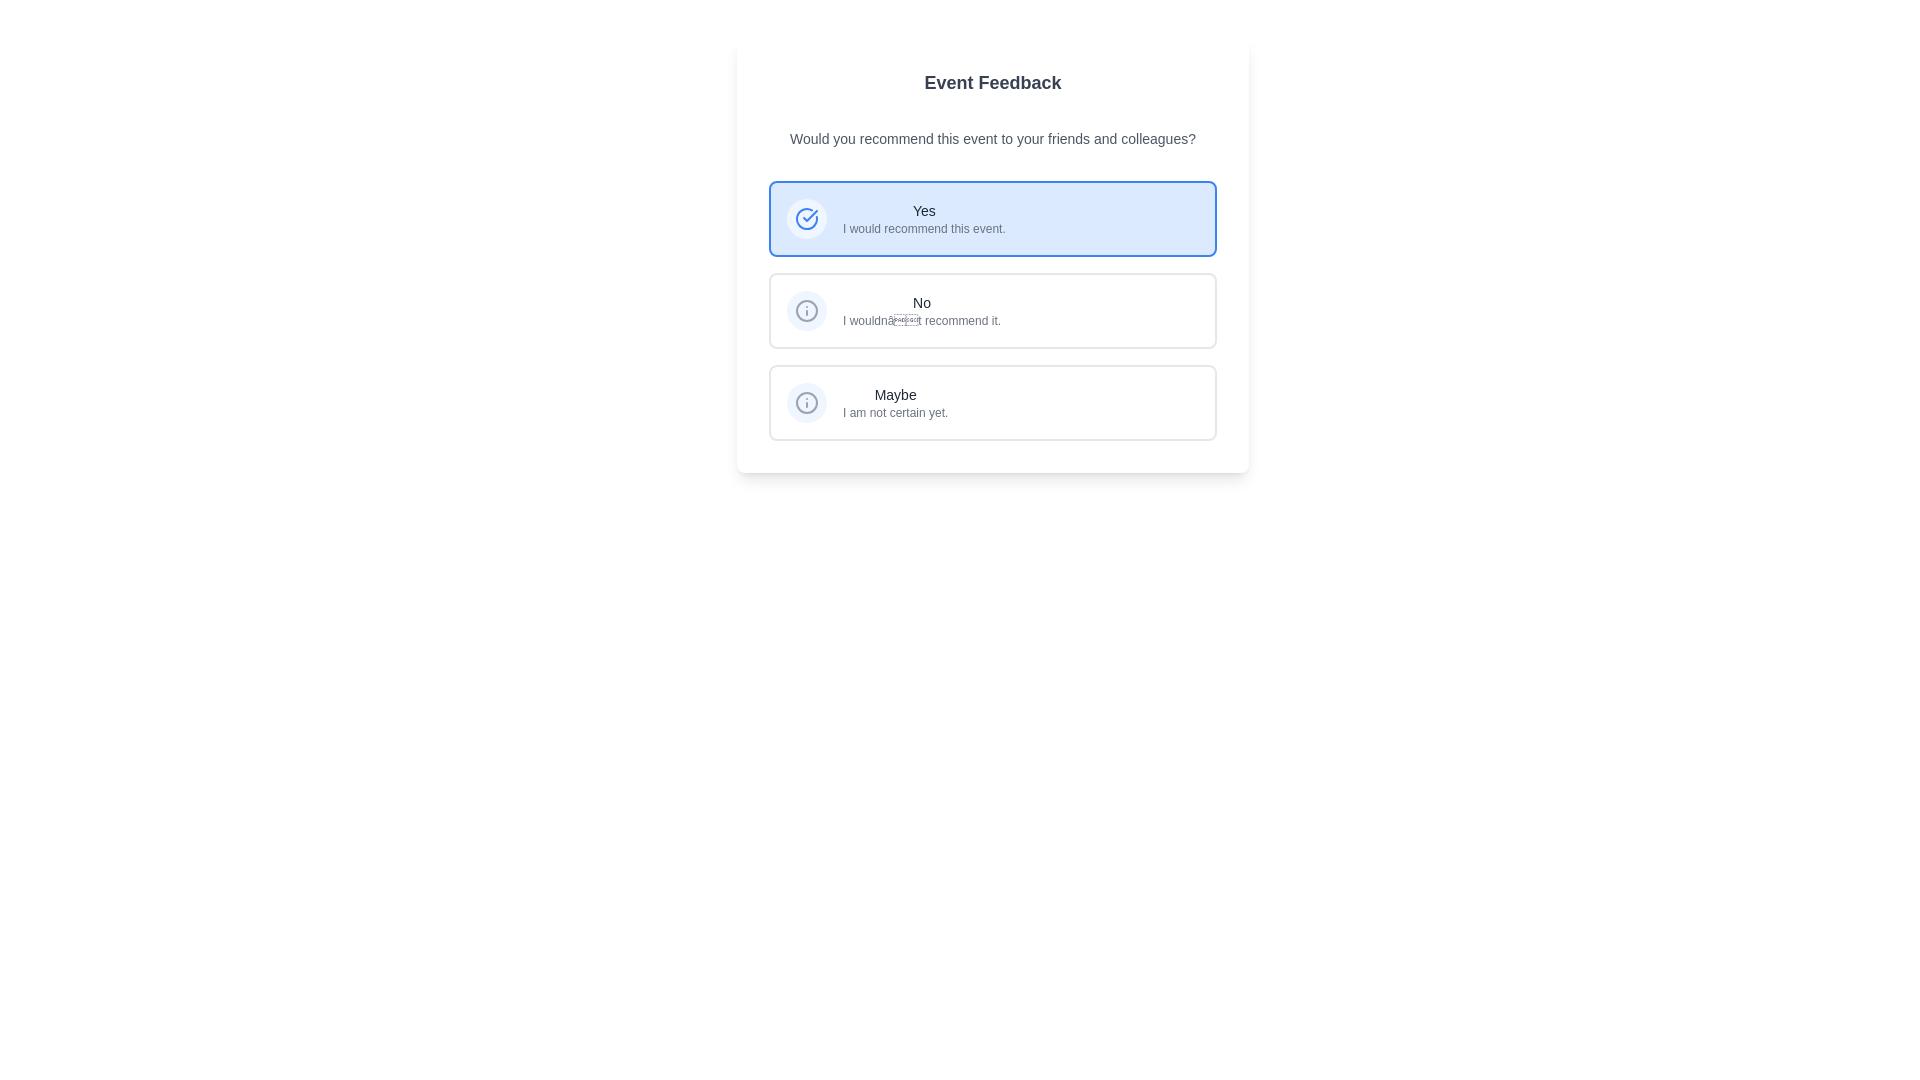 The image size is (1920, 1080). I want to click on the blue circular icon with a checkmark, located in the left section of the 'Yes, I would recommend this event' option in the Event Feedback interface, so click(806, 219).